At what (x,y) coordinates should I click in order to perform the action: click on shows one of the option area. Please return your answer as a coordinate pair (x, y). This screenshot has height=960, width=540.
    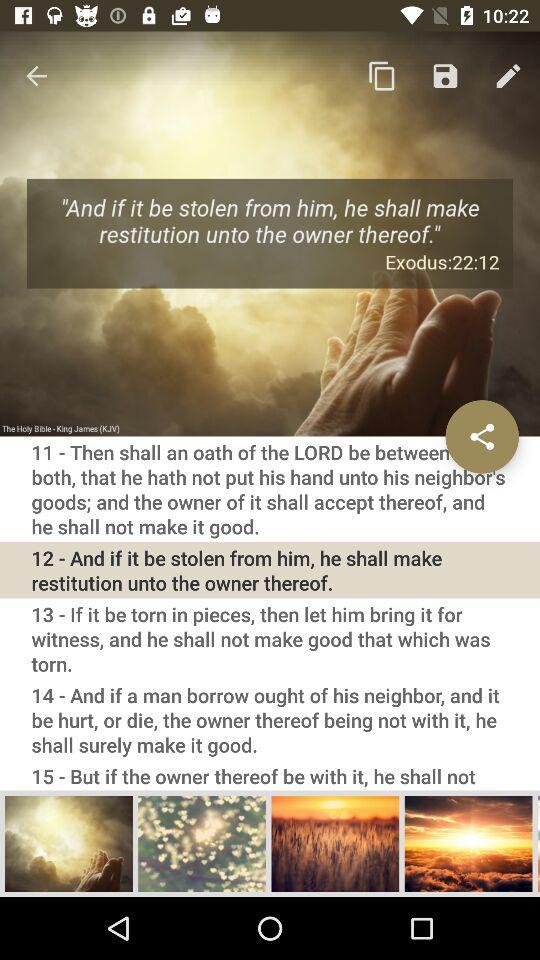
    Looking at the image, I should click on (68, 842).